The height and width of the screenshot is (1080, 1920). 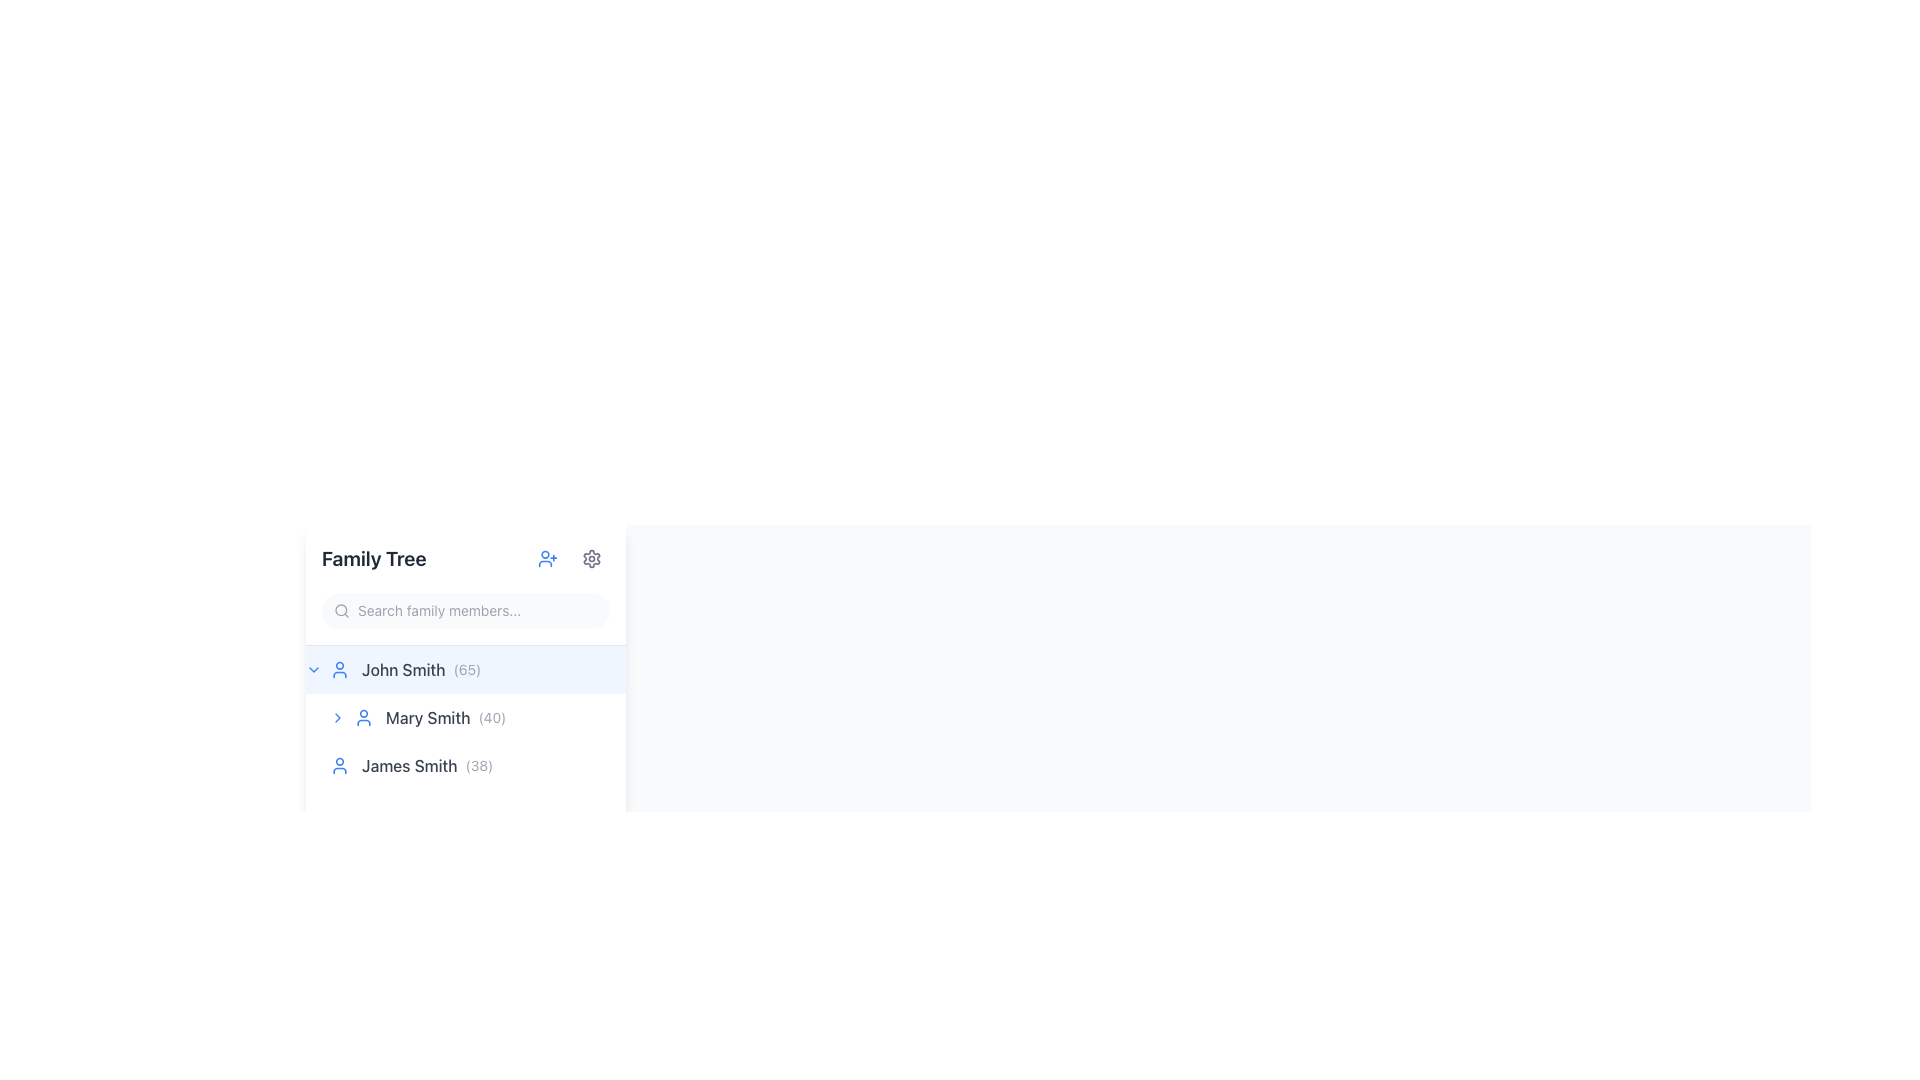 What do you see at coordinates (492, 716) in the screenshot?
I see `the static text displaying '(40)' which is adjacent to 'Mary Smith' in the family tree UI component` at bounding box center [492, 716].